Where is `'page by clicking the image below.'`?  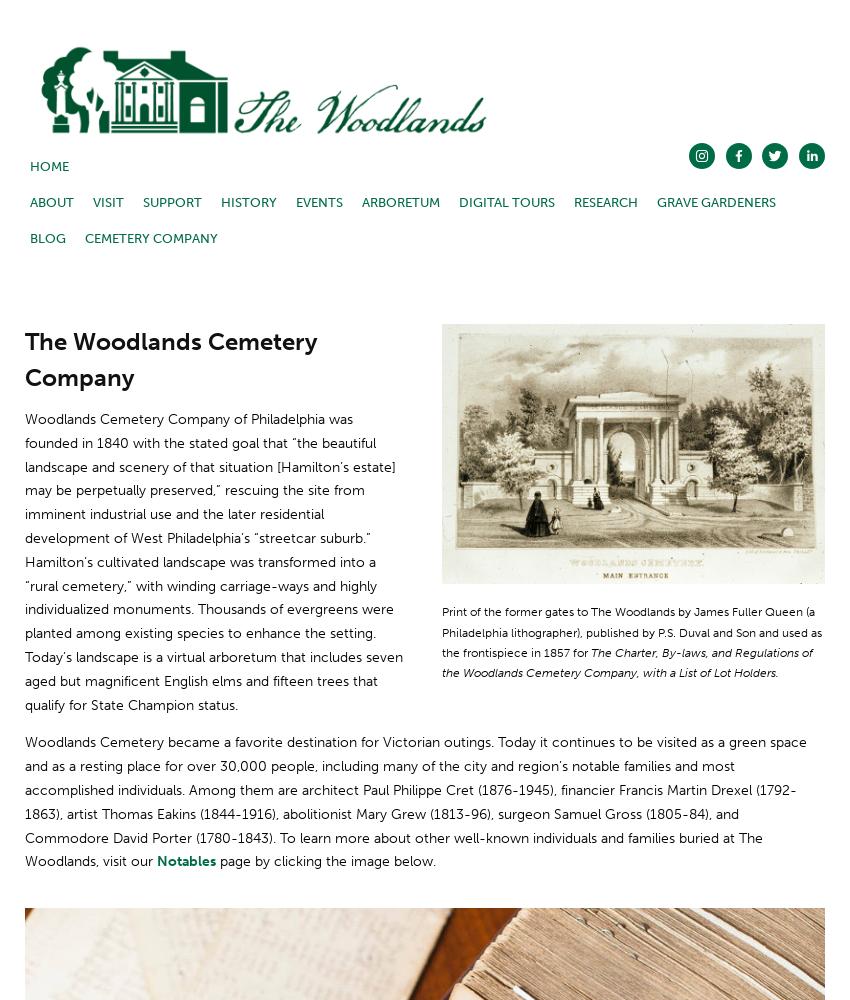
'page by clicking the image below.' is located at coordinates (325, 860).